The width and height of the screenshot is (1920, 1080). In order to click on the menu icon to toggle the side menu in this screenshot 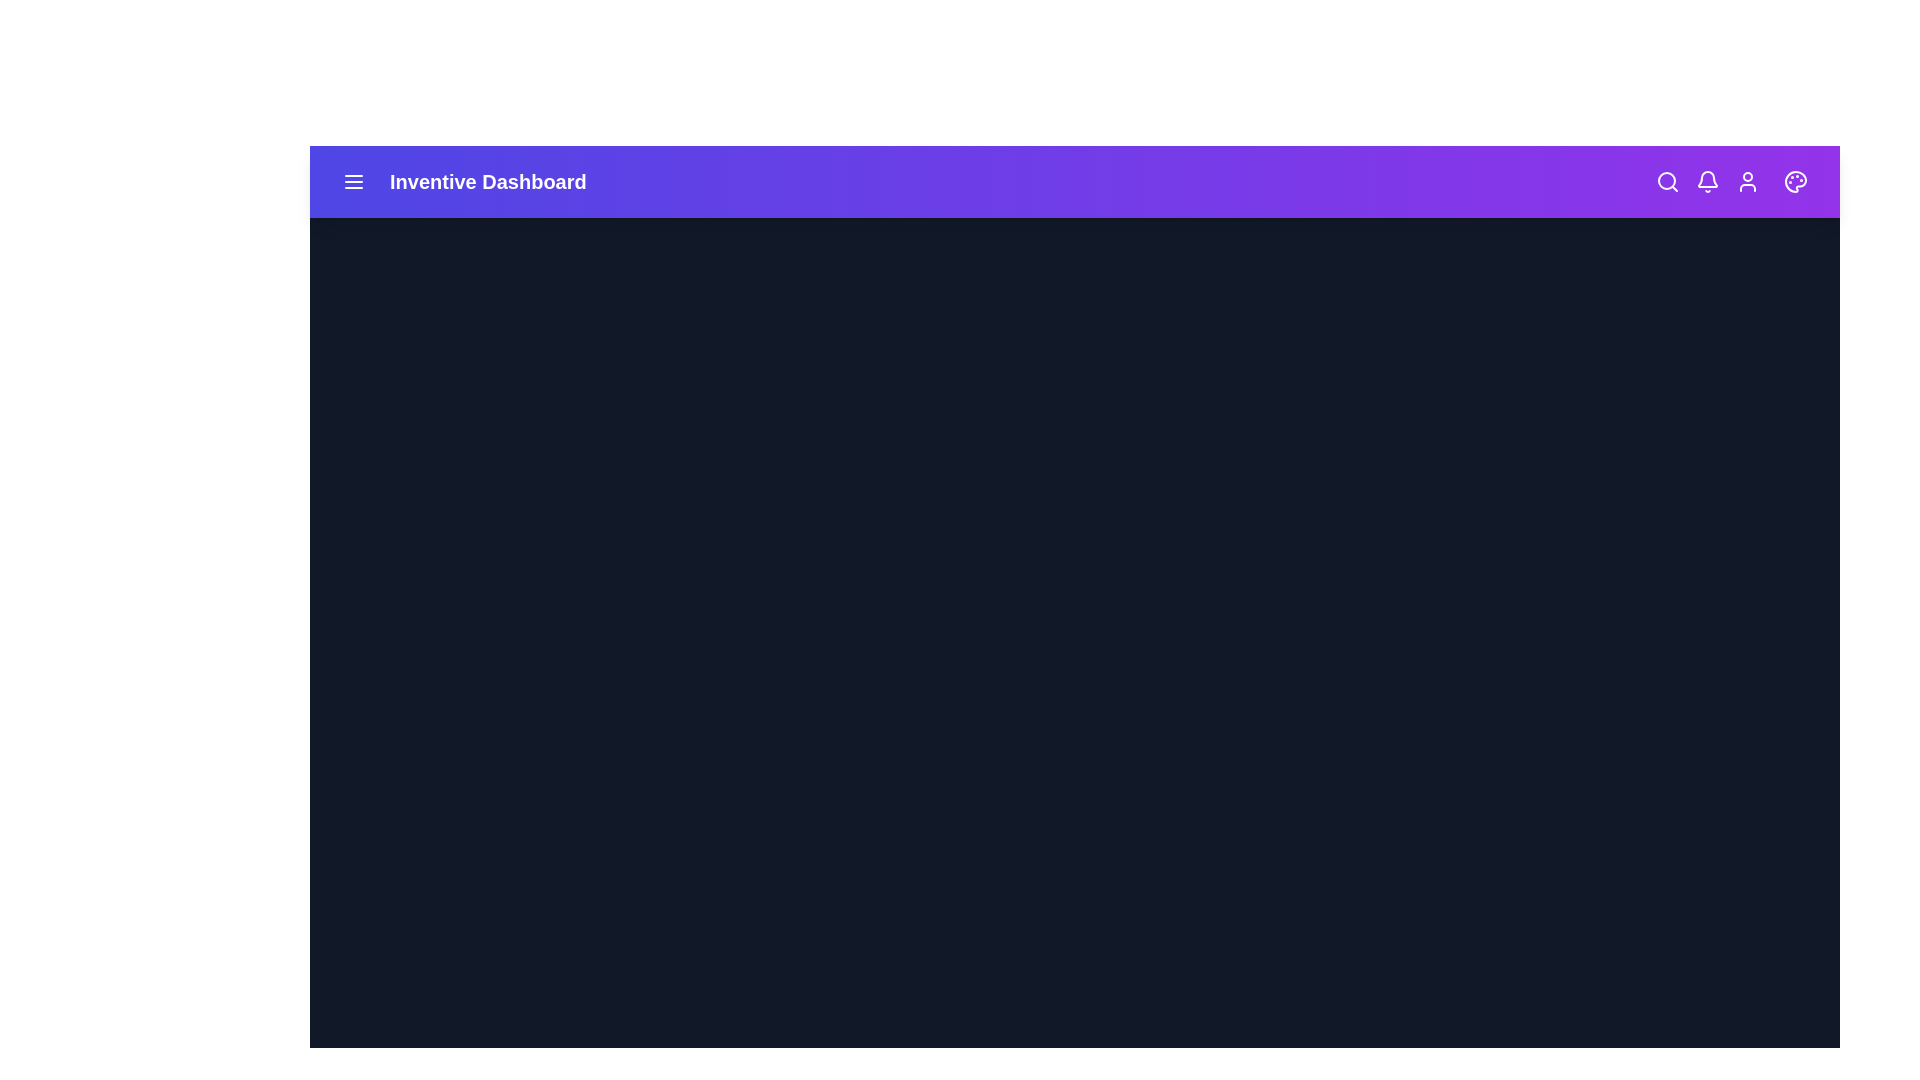, I will do `click(354, 181)`.